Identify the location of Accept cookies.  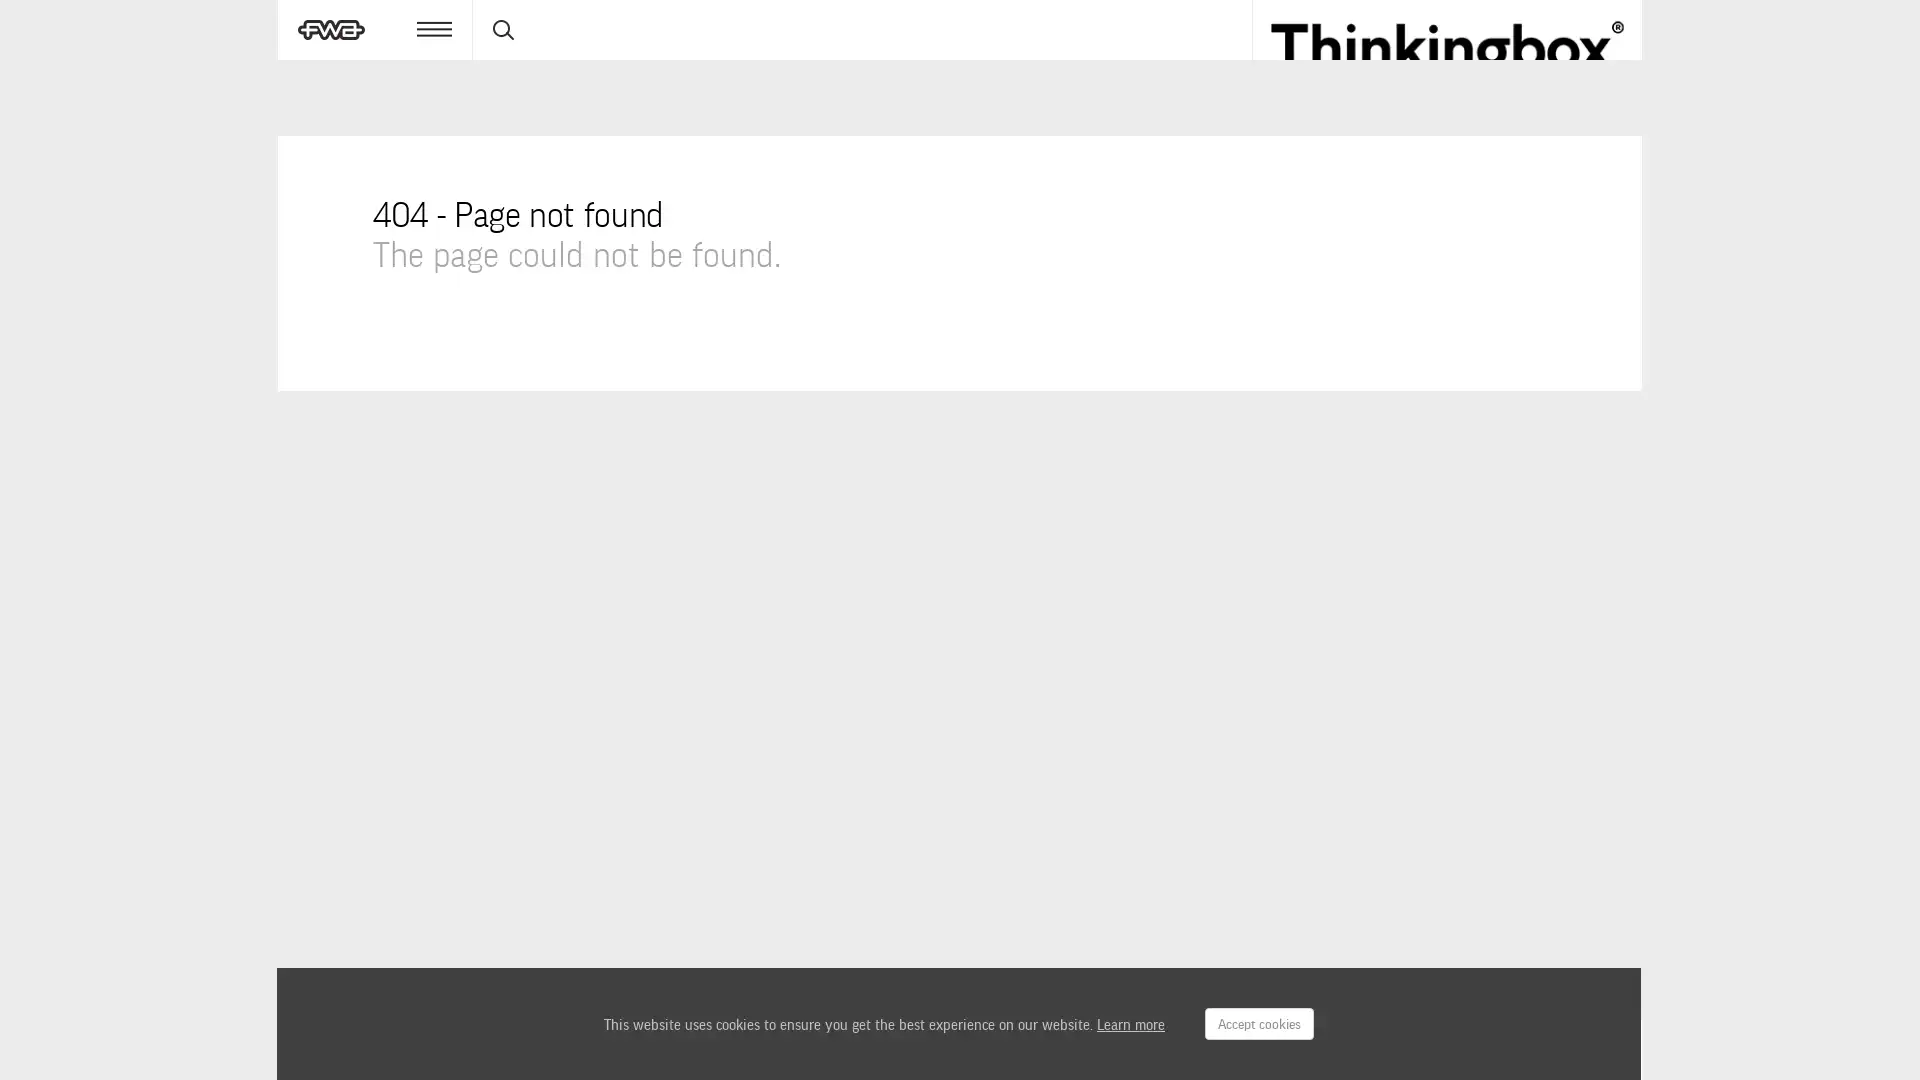
(1258, 1023).